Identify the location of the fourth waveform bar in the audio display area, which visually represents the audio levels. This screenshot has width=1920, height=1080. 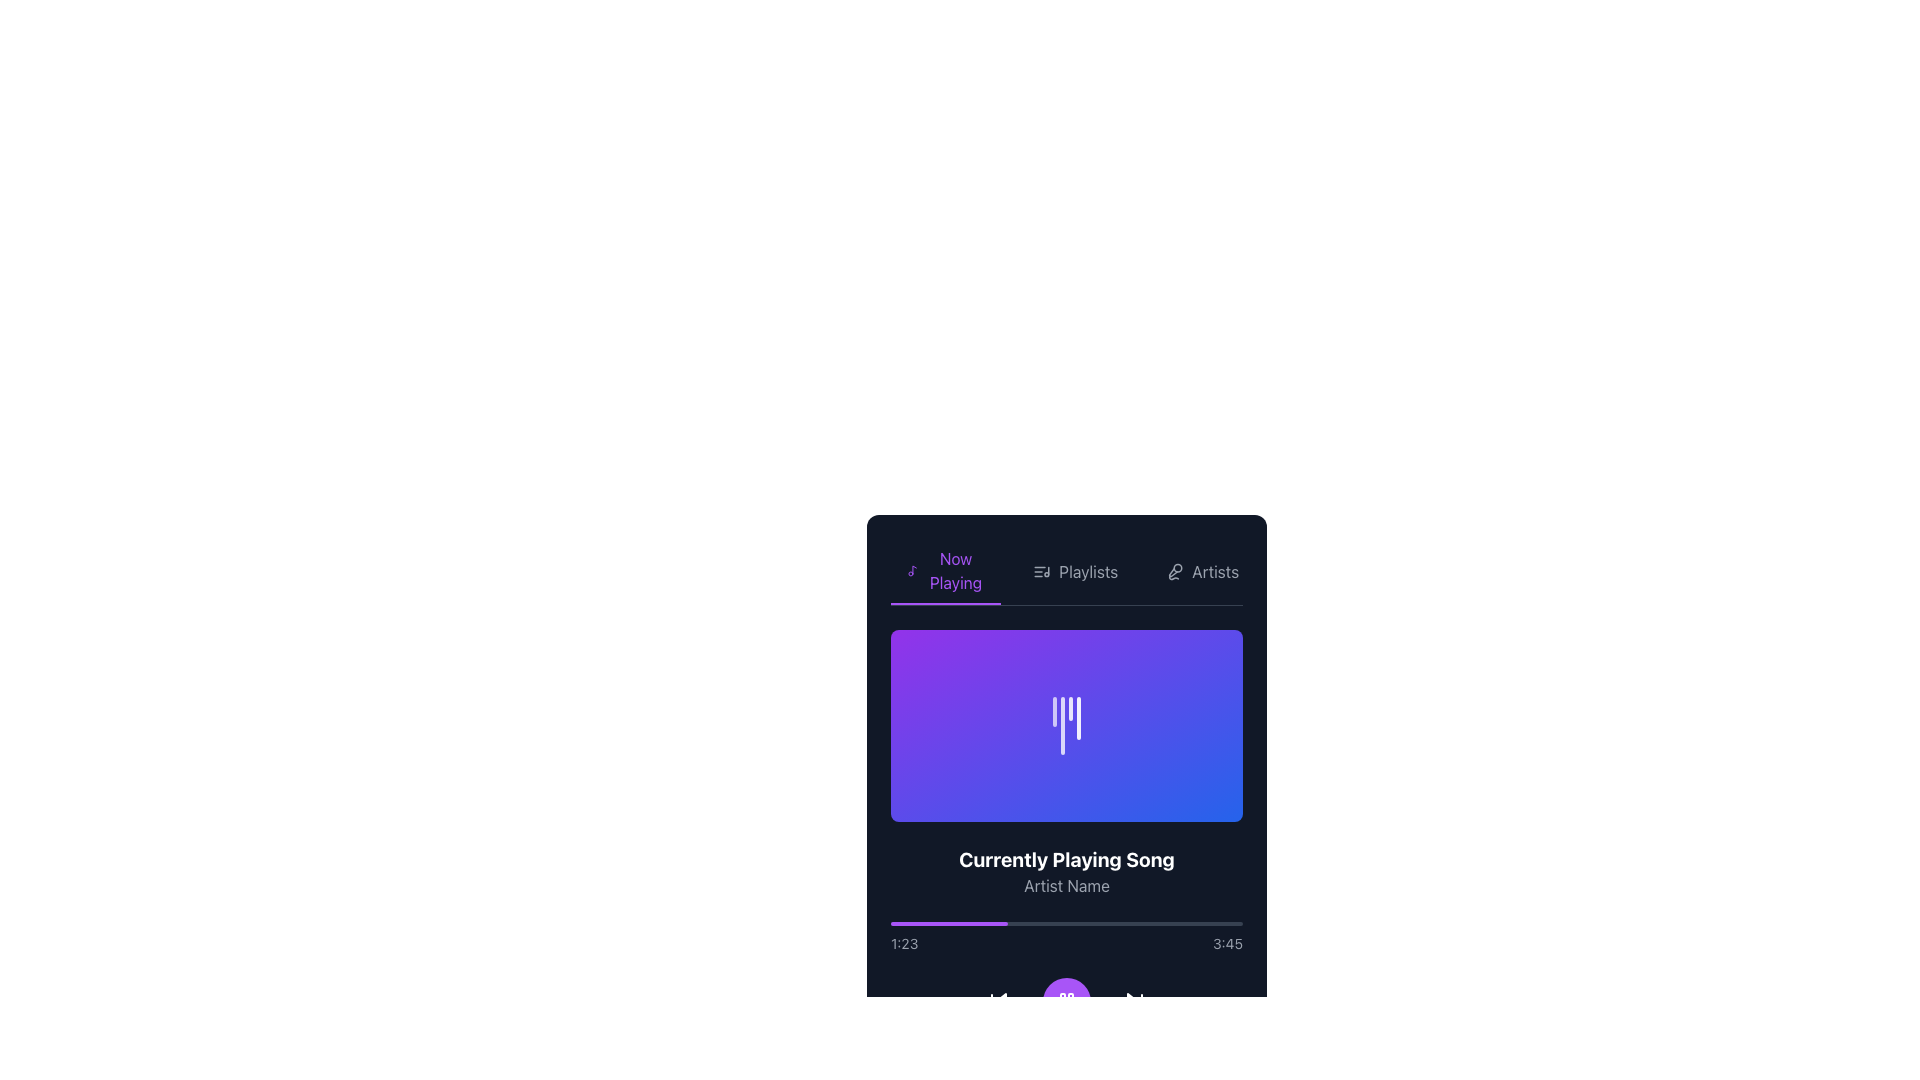
(1078, 716).